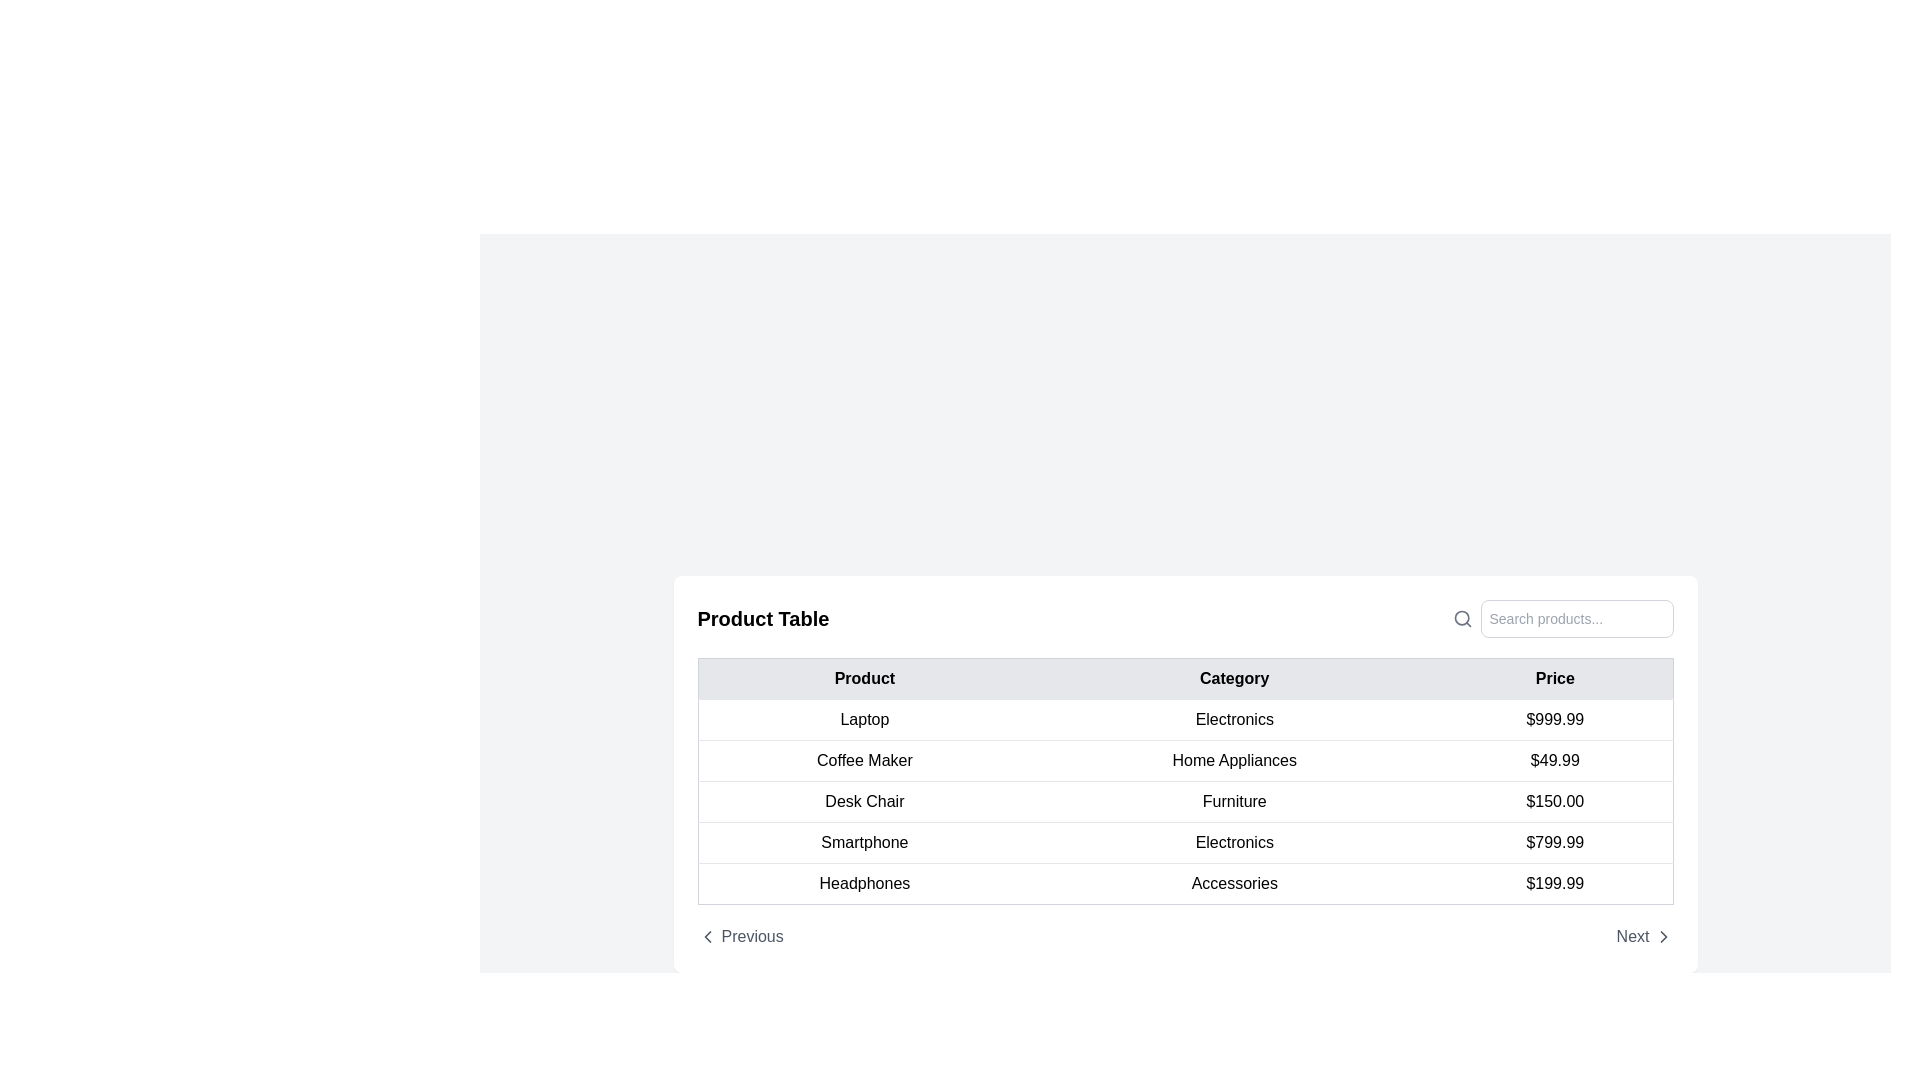 The width and height of the screenshot is (1920, 1080). I want to click on the text label displaying '$150.00' in the third row of the table under the 'Price' column, so click(1554, 800).